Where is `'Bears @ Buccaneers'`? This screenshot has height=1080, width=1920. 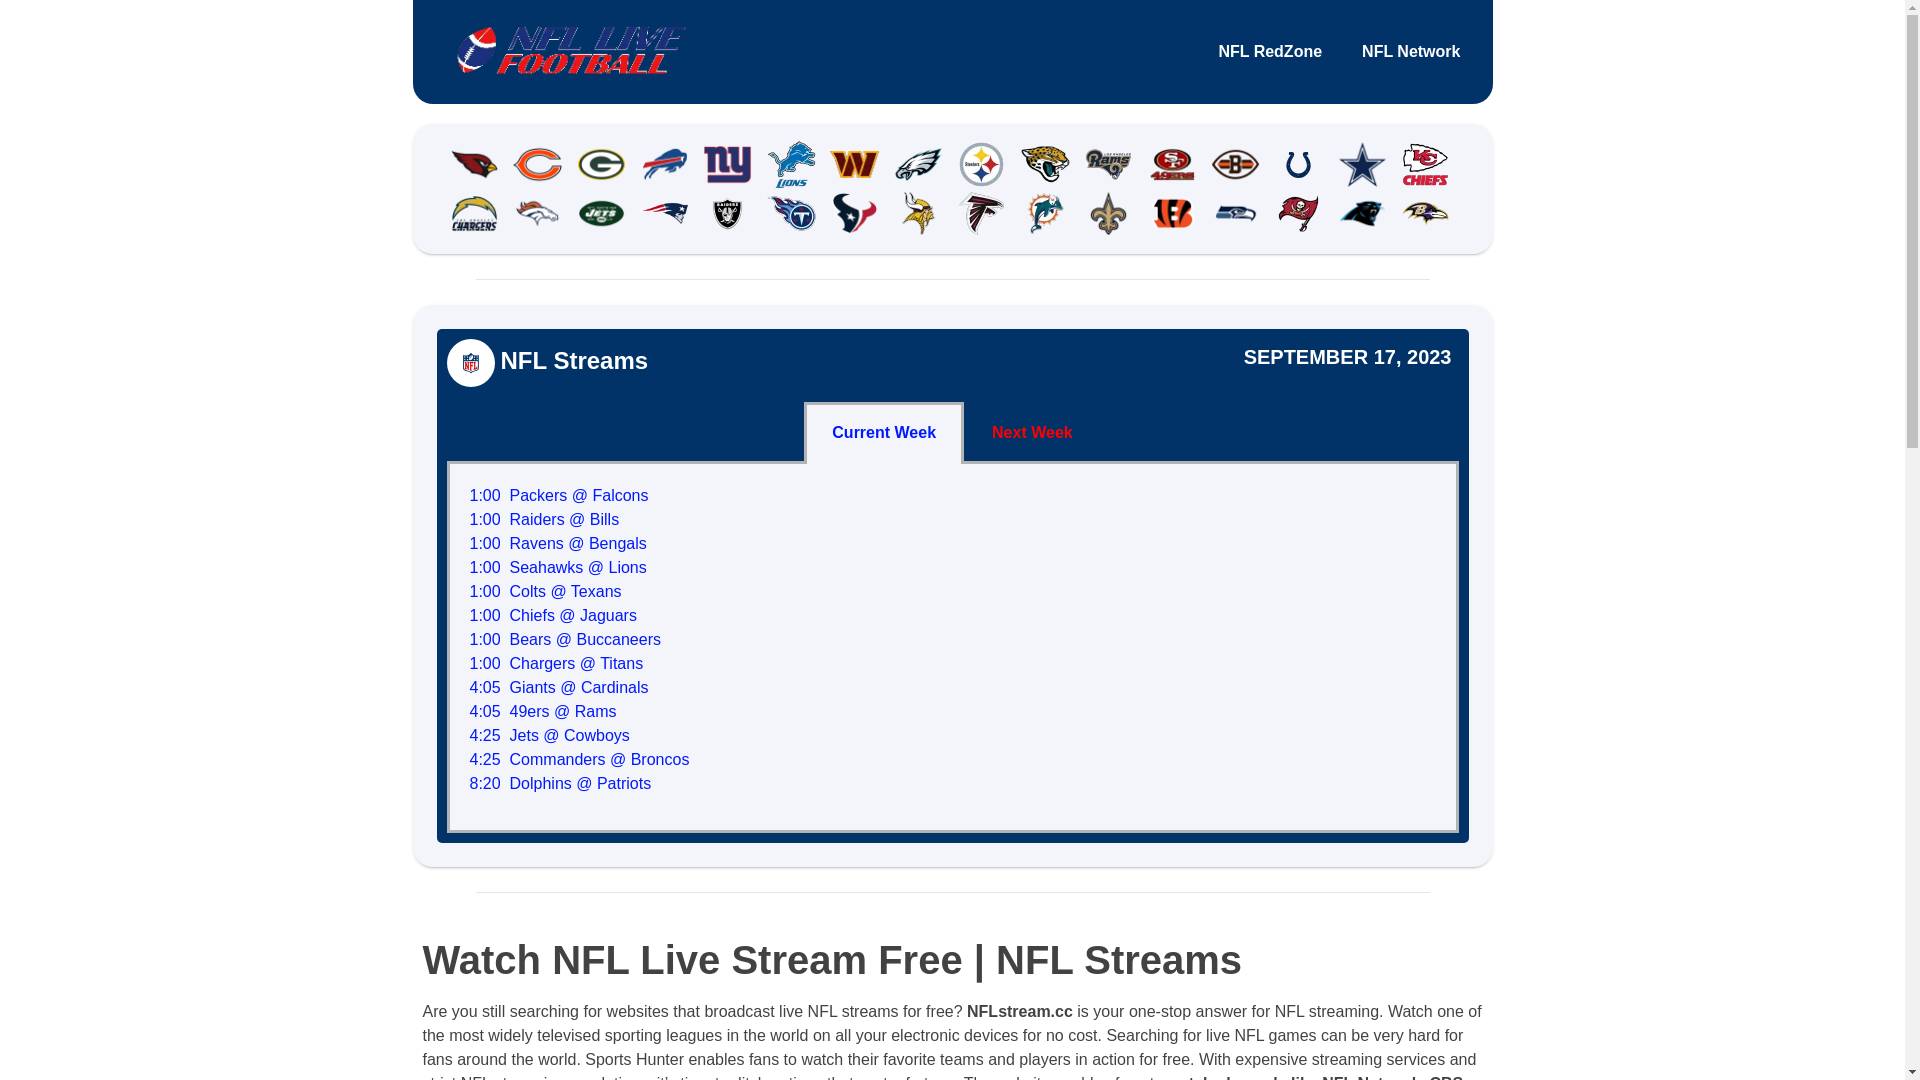
'Bears @ Buccaneers' is located at coordinates (509, 639).